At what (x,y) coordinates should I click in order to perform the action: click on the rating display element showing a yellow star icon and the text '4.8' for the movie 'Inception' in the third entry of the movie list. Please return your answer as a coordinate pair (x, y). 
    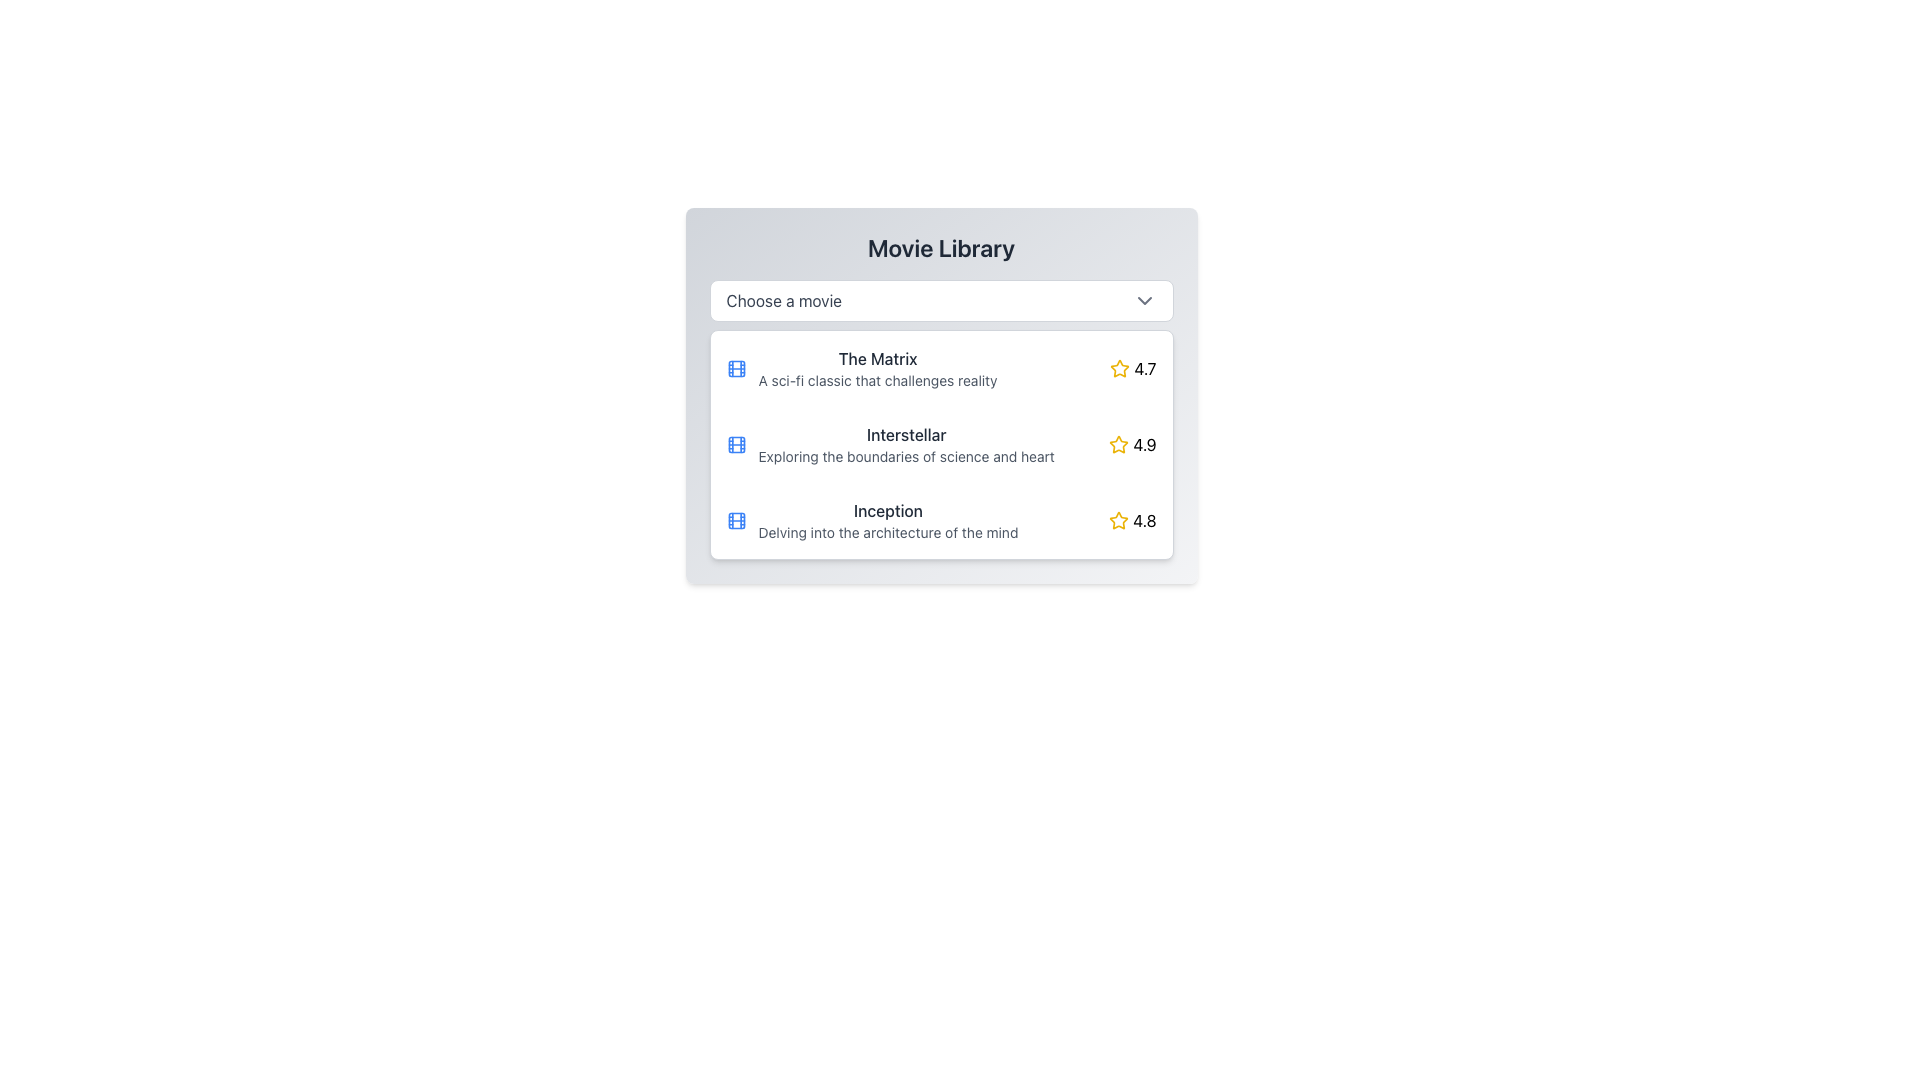
    Looking at the image, I should click on (1132, 519).